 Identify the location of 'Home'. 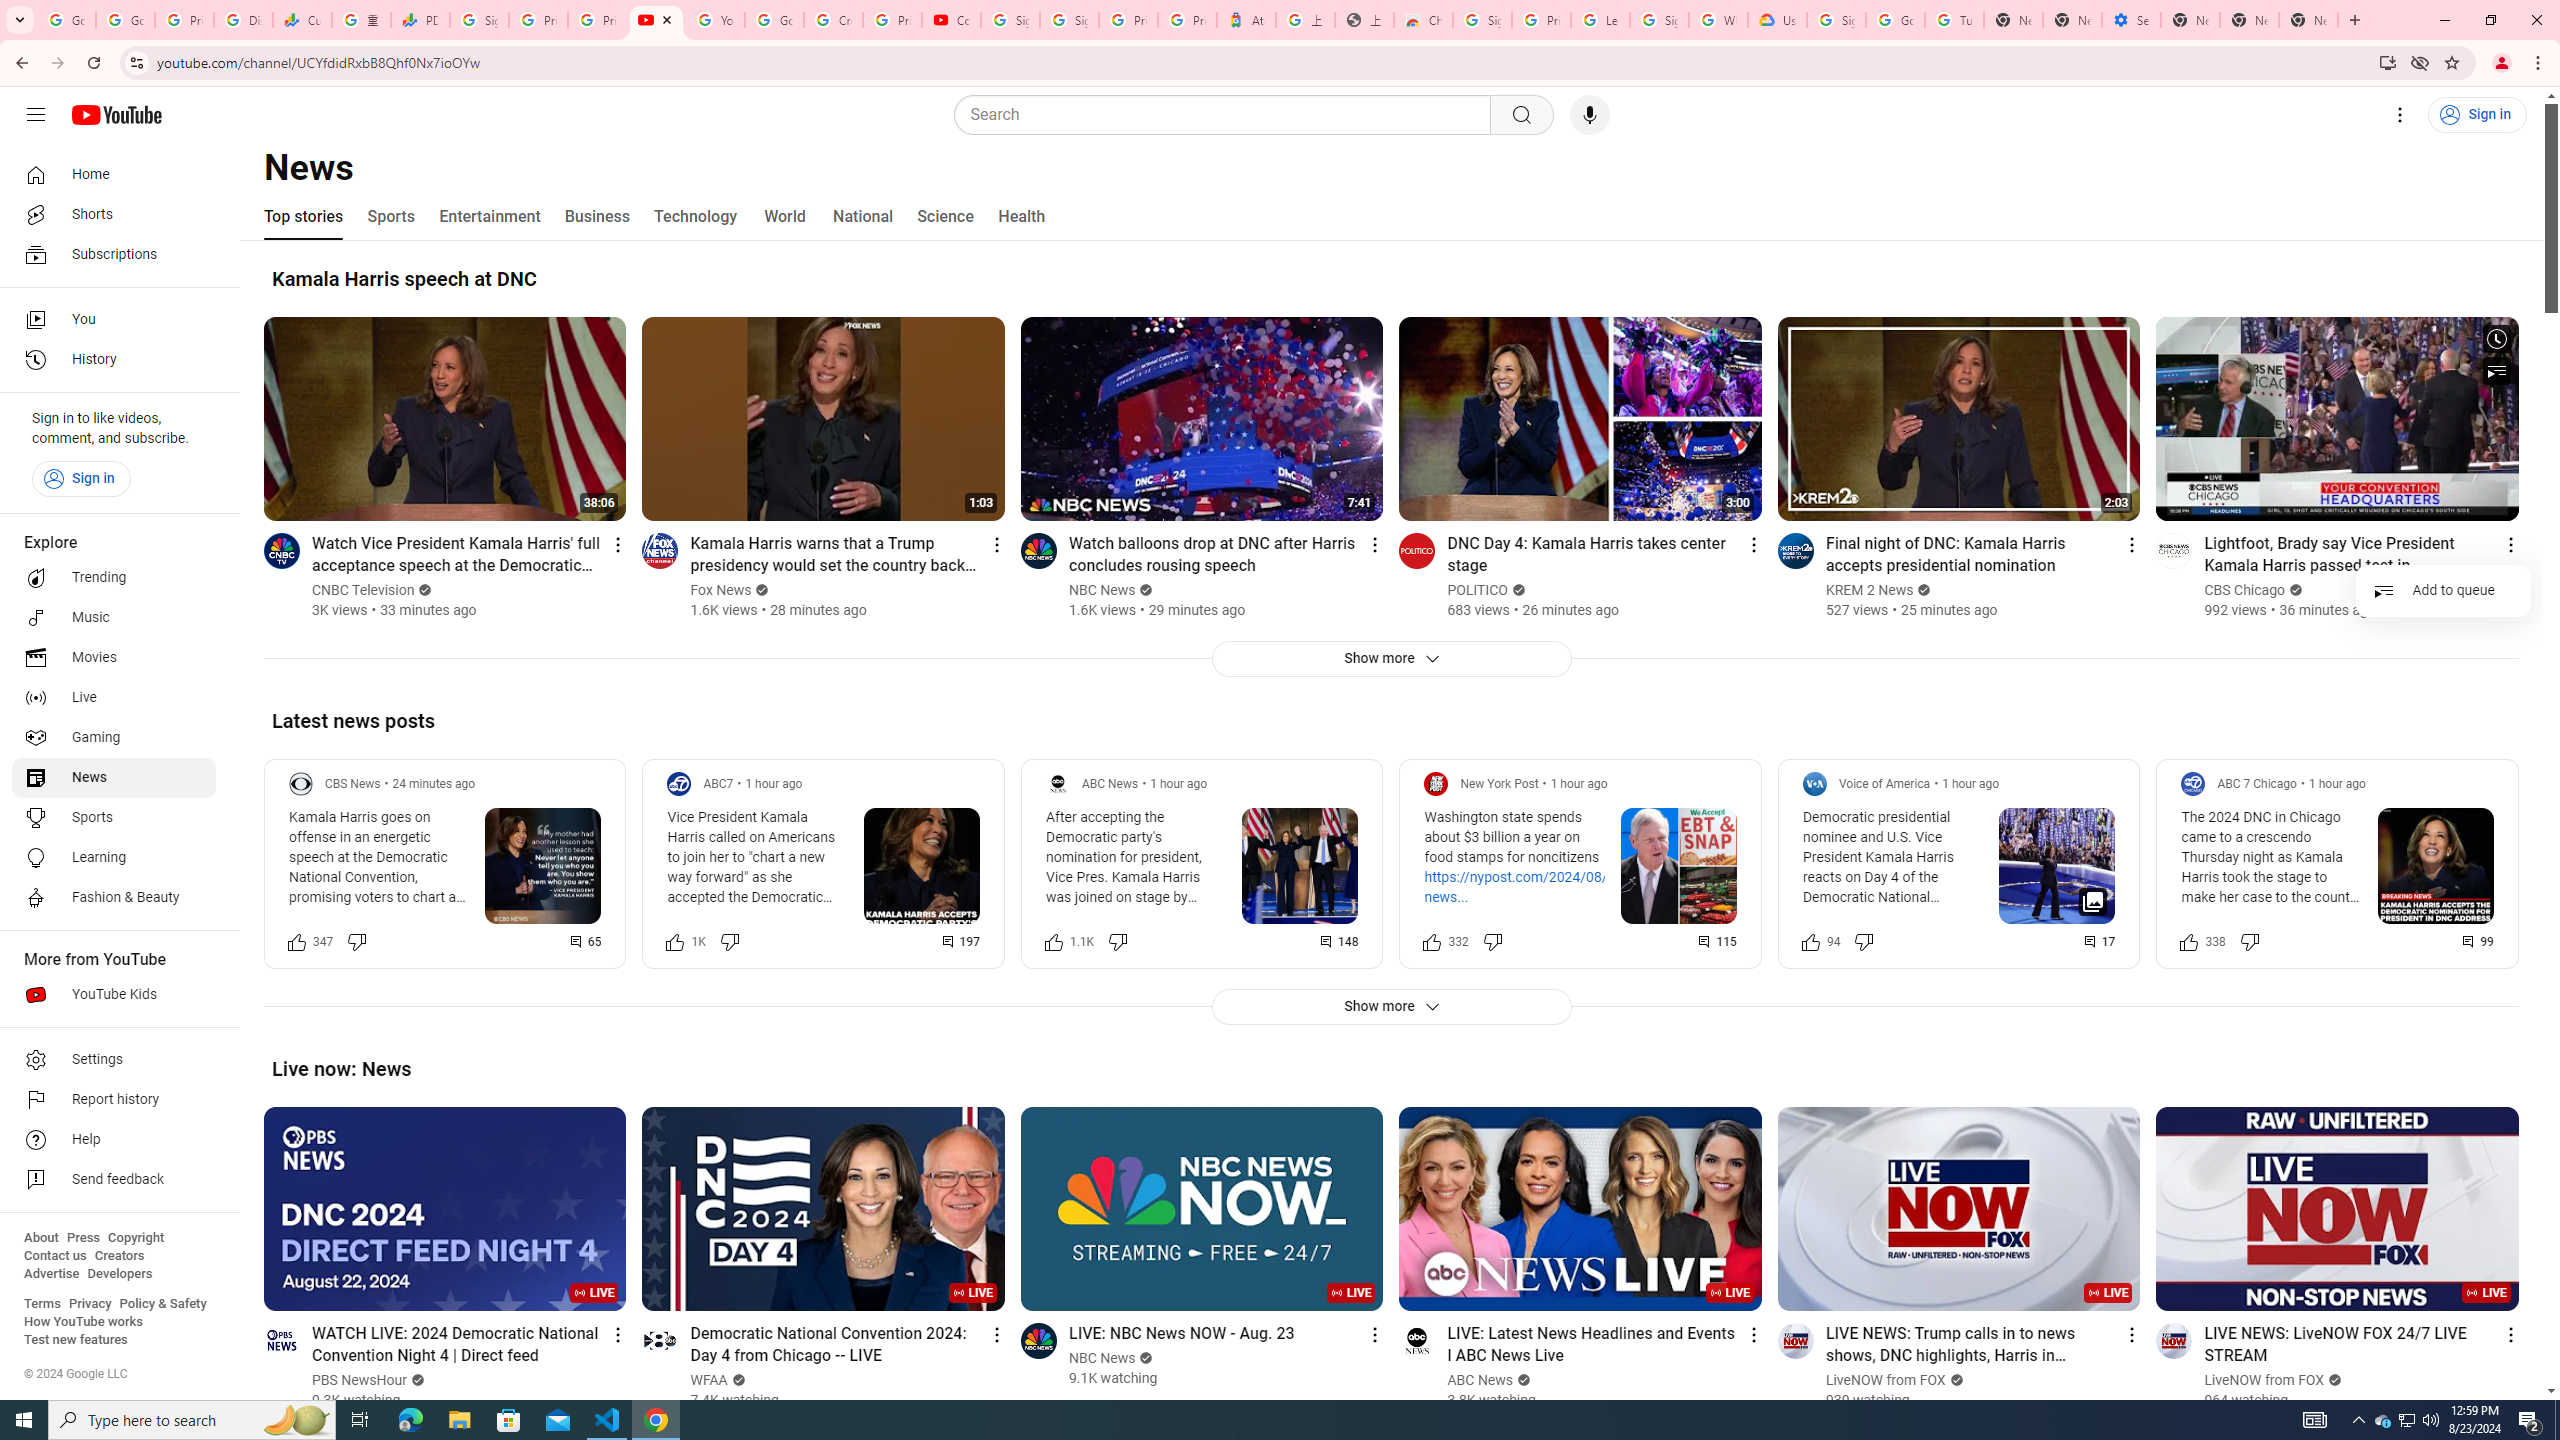
(113, 173).